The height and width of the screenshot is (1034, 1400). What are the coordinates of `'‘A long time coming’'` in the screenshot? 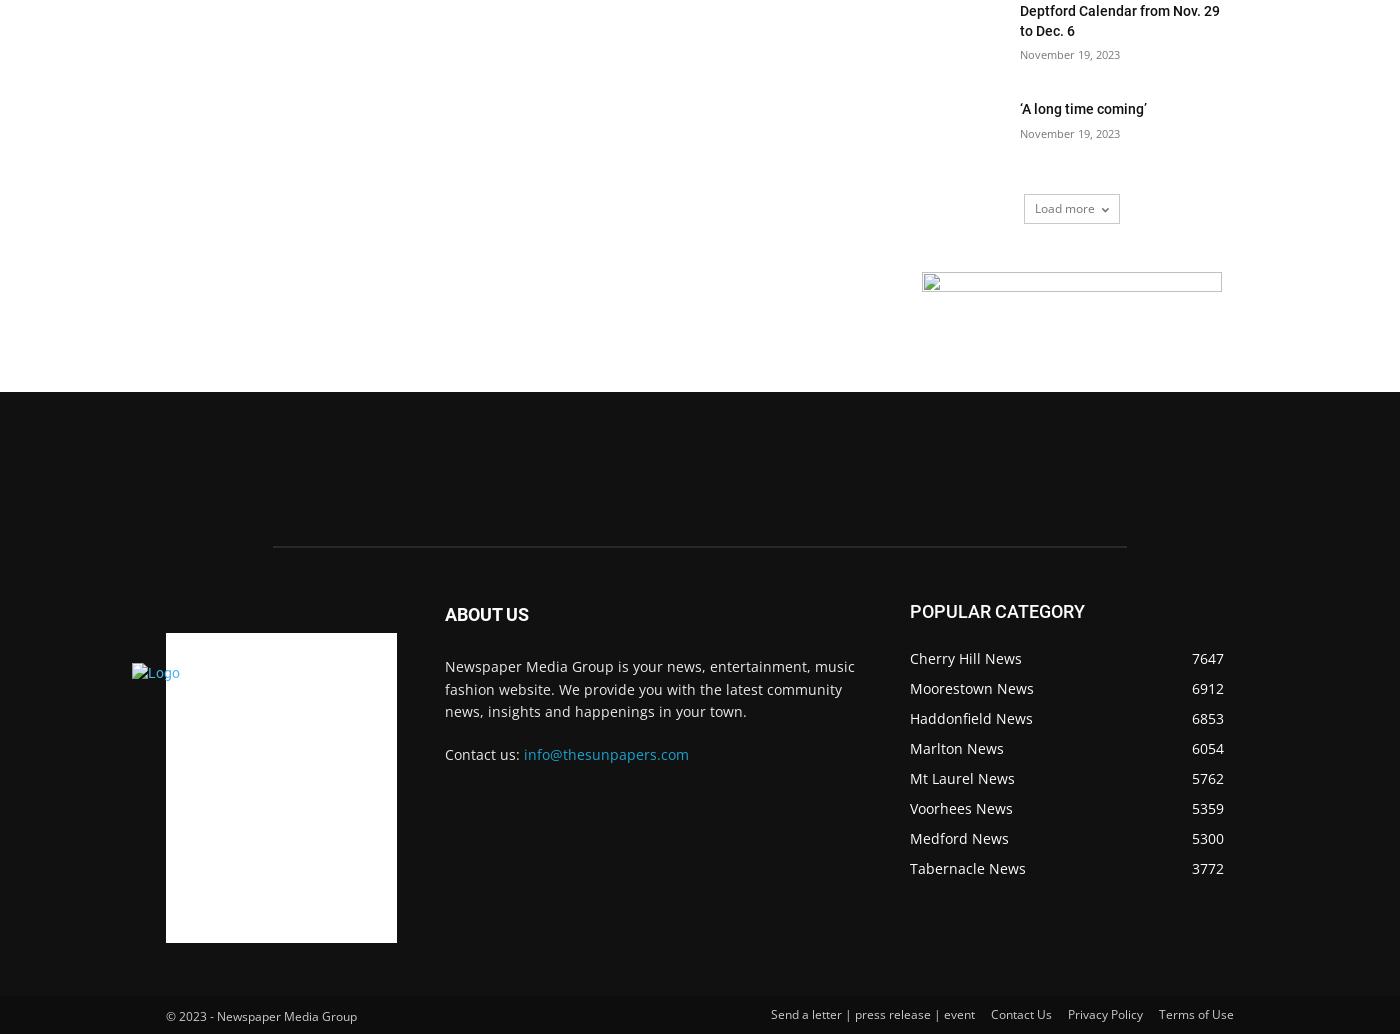 It's located at (1083, 108).